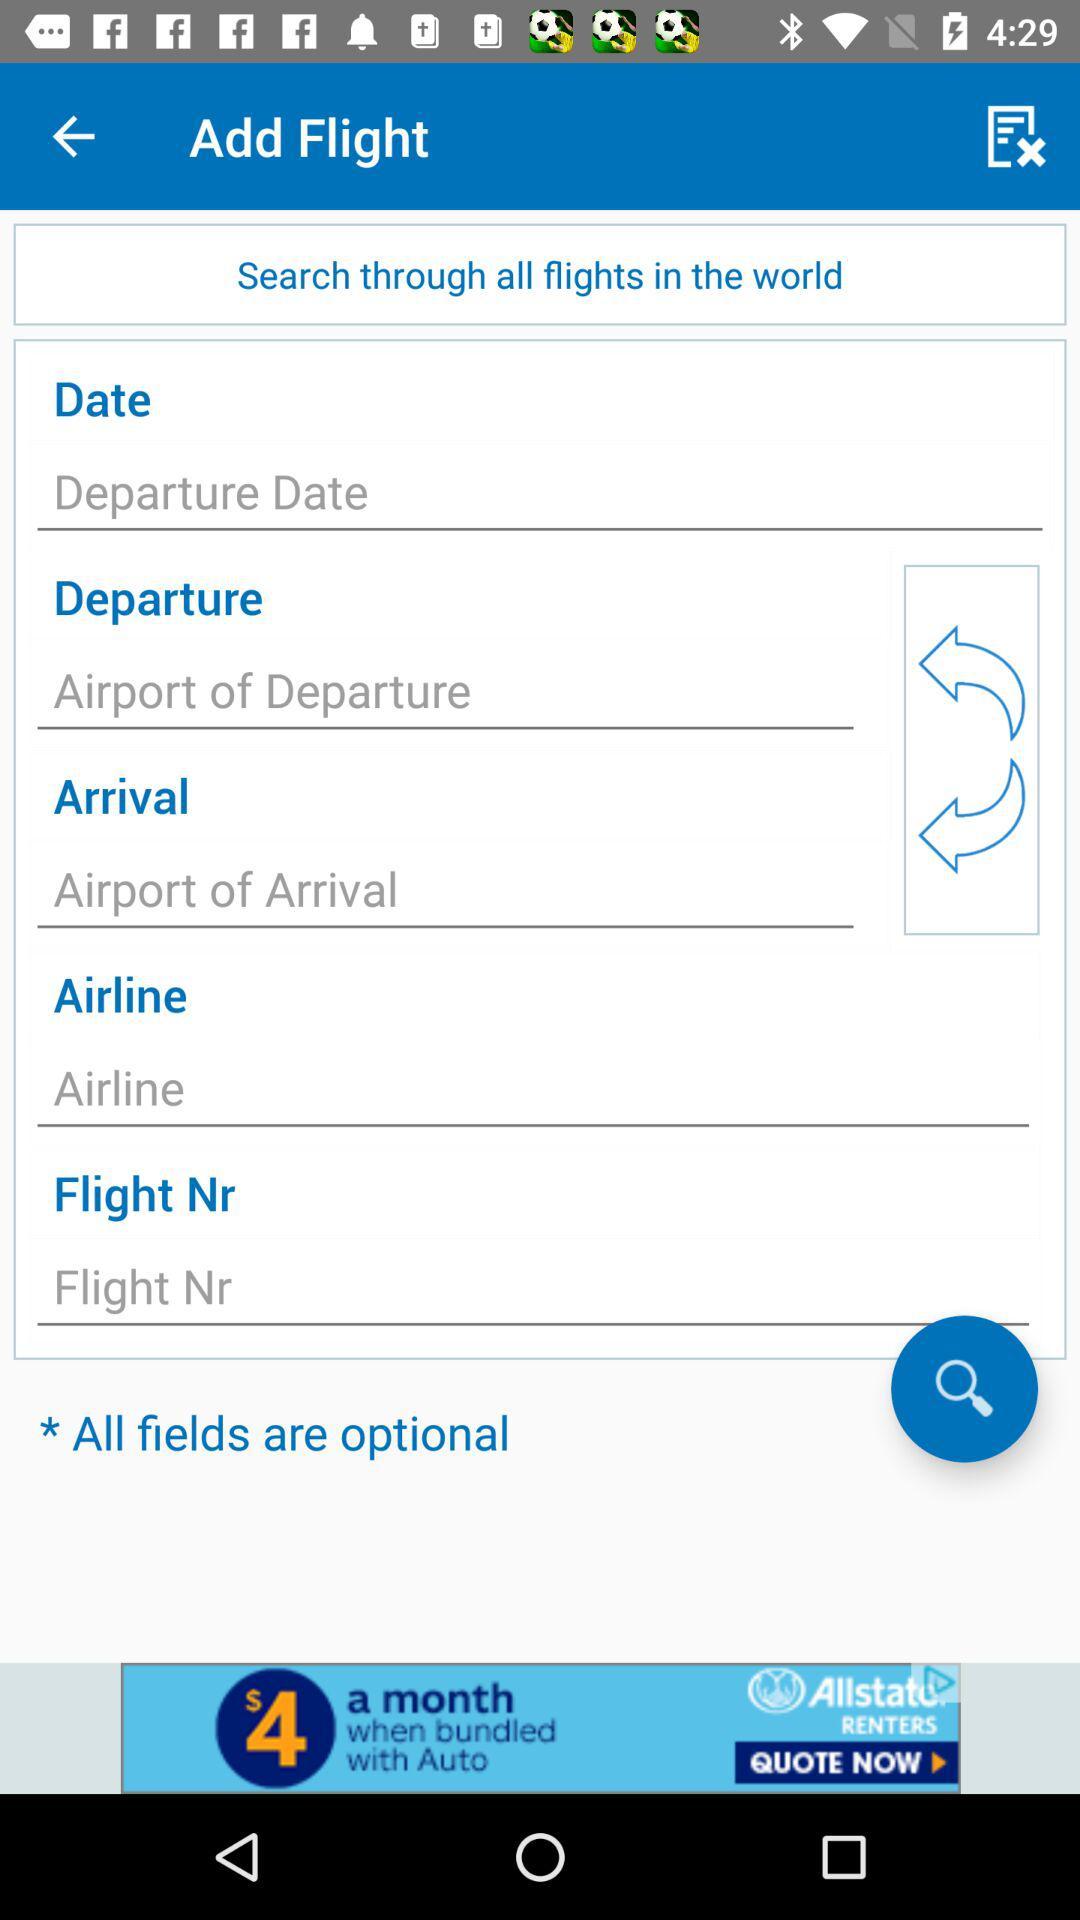 The width and height of the screenshot is (1080, 1920). What do you see at coordinates (532, 1292) in the screenshot?
I see `insert flight number` at bounding box center [532, 1292].